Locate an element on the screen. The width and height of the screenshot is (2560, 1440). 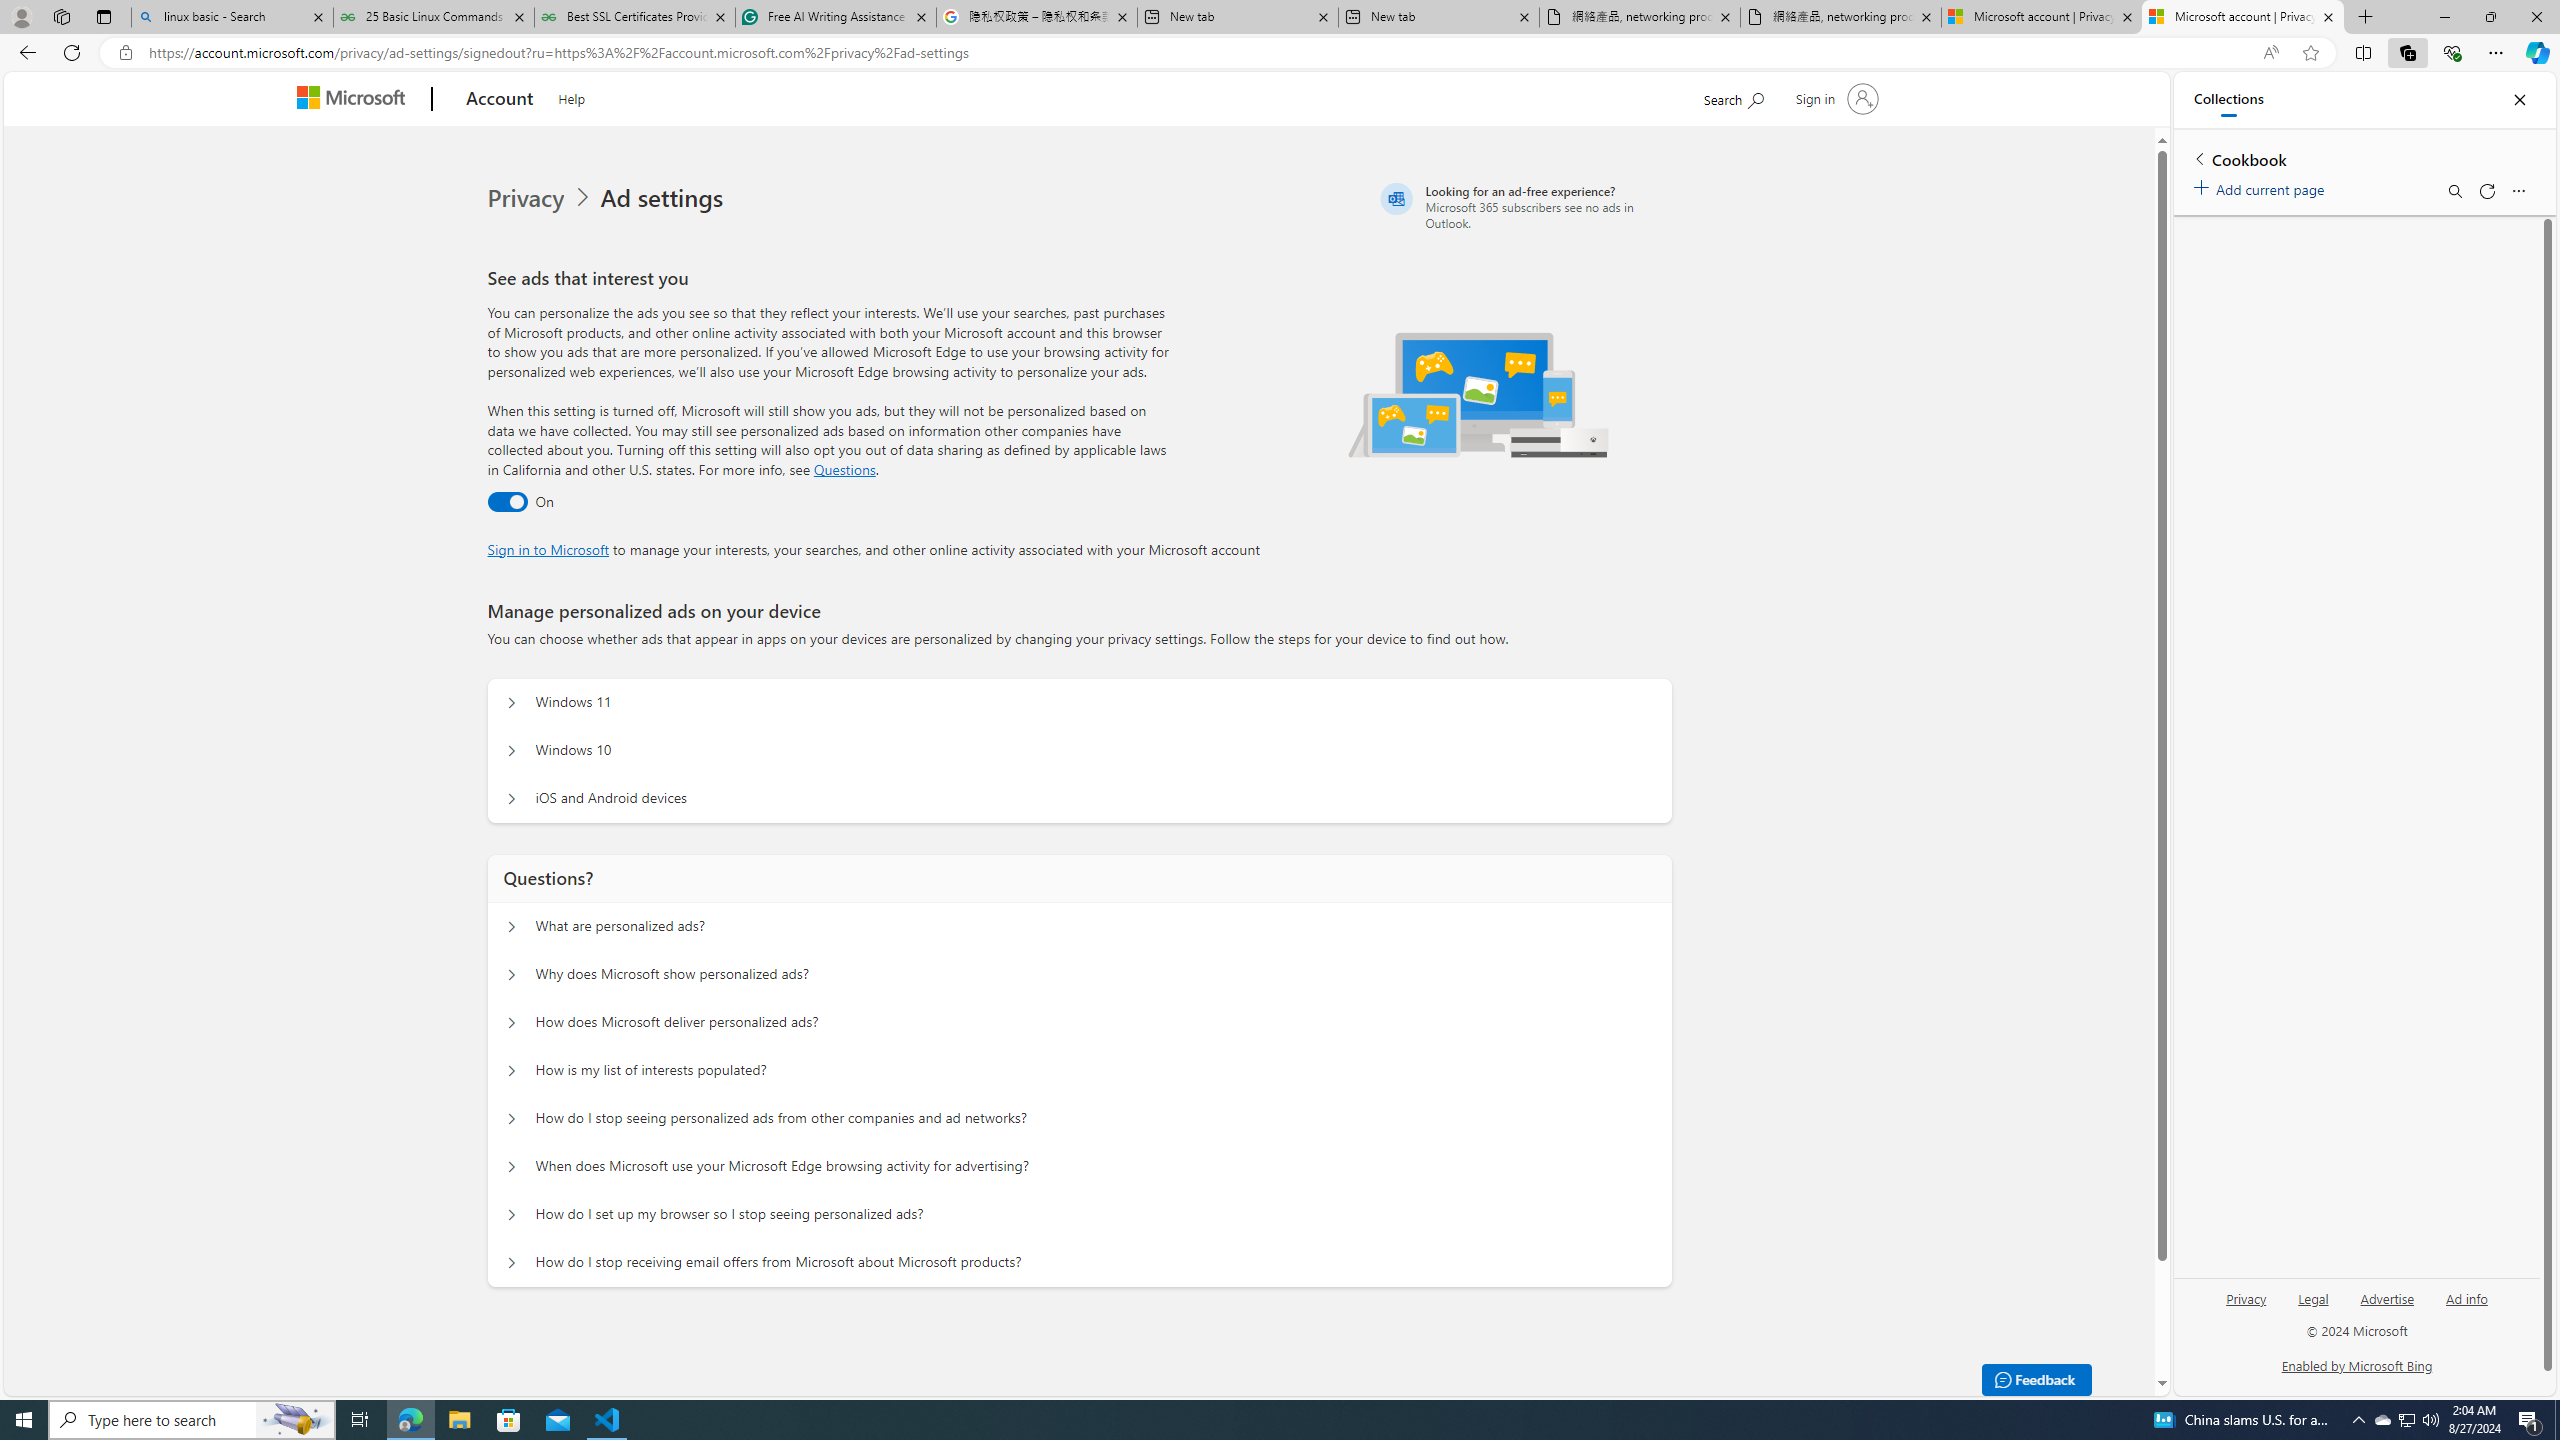
'Sign in to your account' is located at coordinates (1834, 97).